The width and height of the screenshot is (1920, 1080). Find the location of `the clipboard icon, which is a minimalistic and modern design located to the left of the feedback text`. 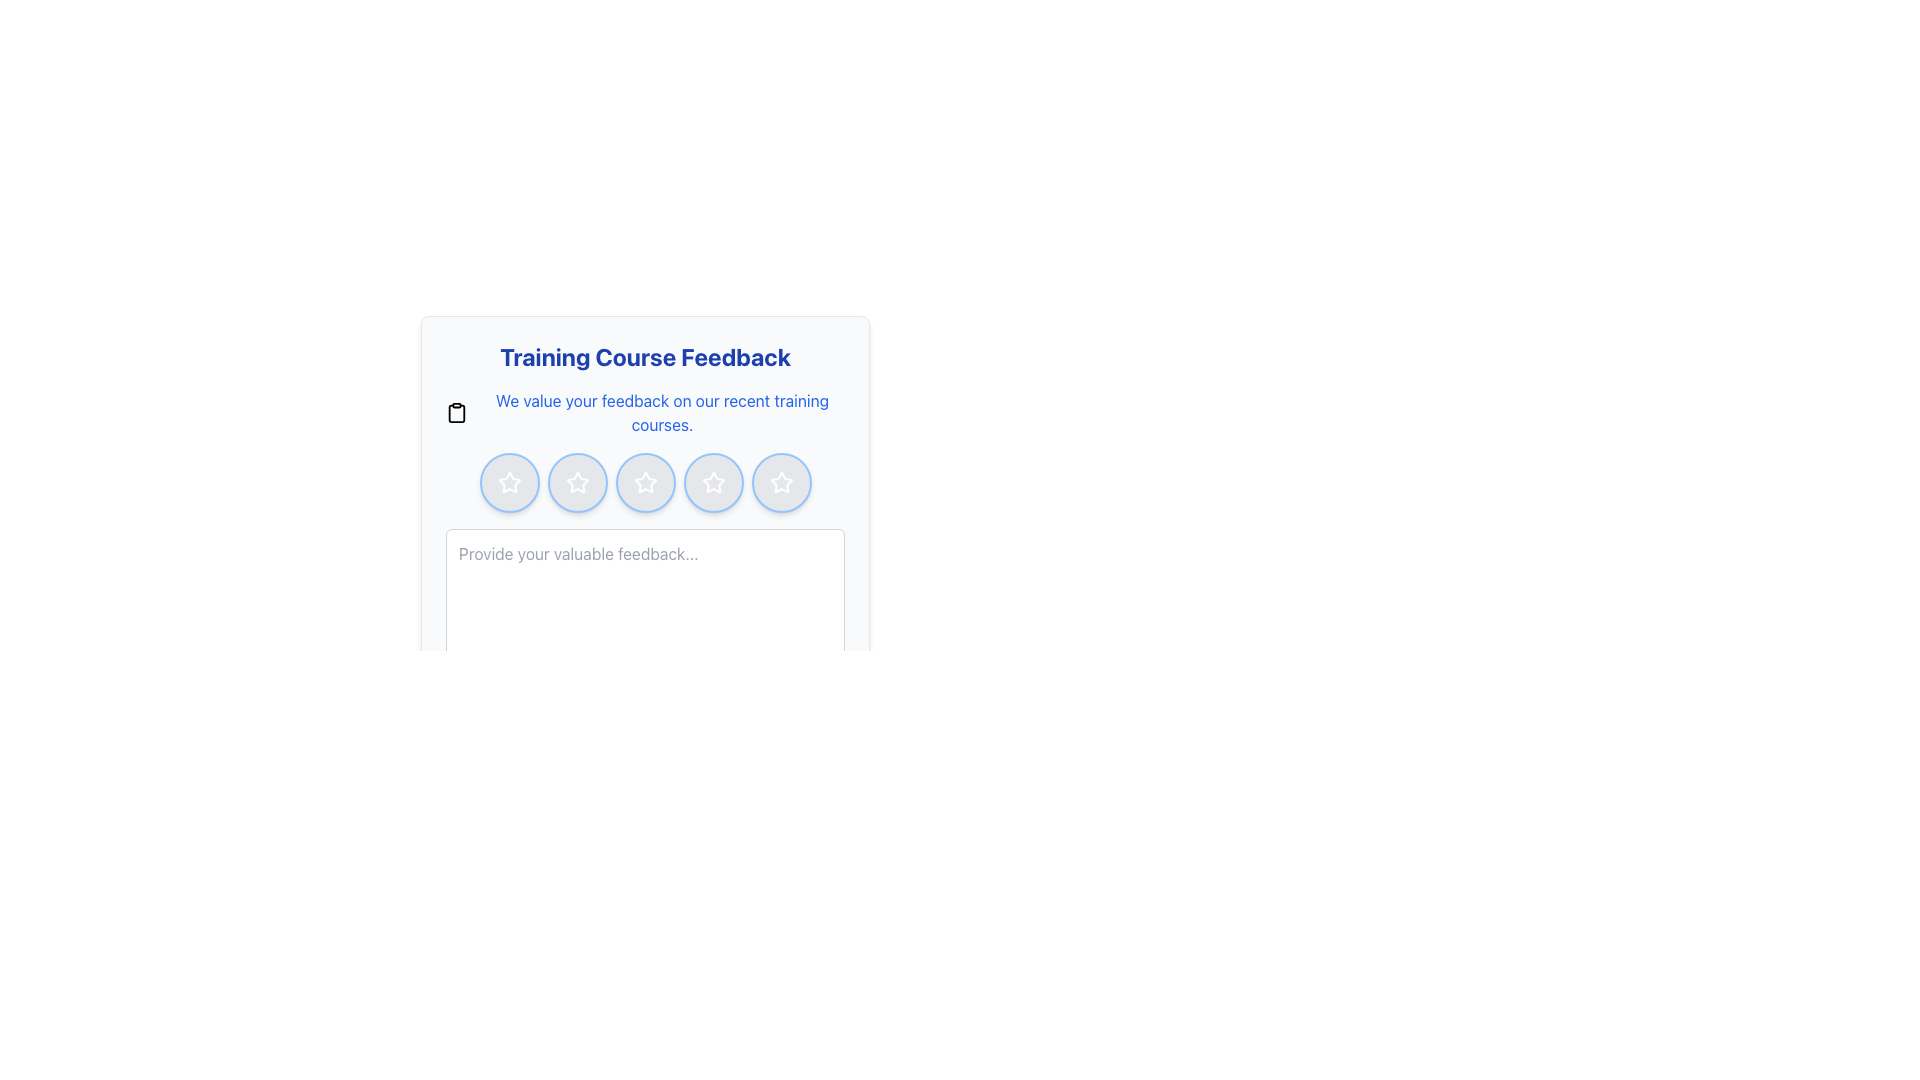

the clipboard icon, which is a minimalistic and modern design located to the left of the feedback text is located at coordinates (455, 411).